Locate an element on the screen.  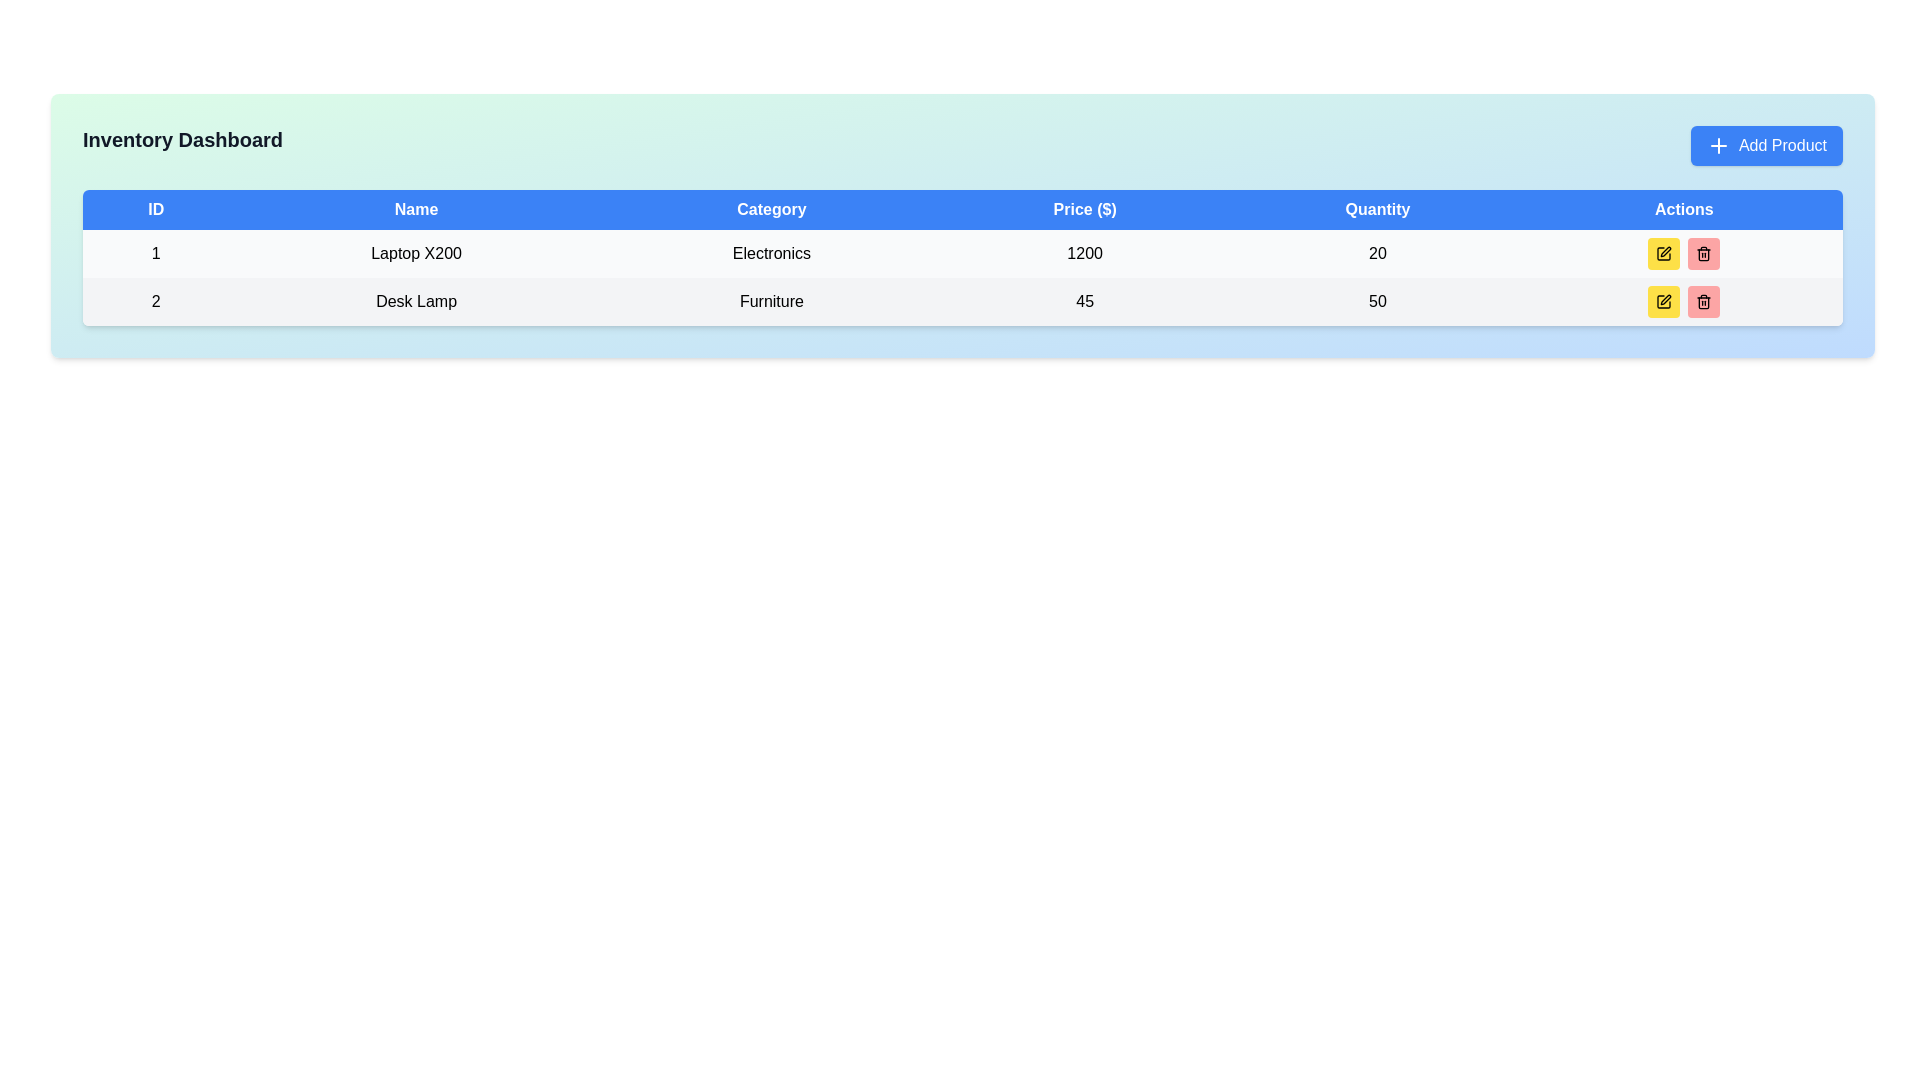
the Table Header element labeled 'ID', which is a blue rectangular button with white text, located at the leftmost side of the table headers is located at coordinates (155, 209).